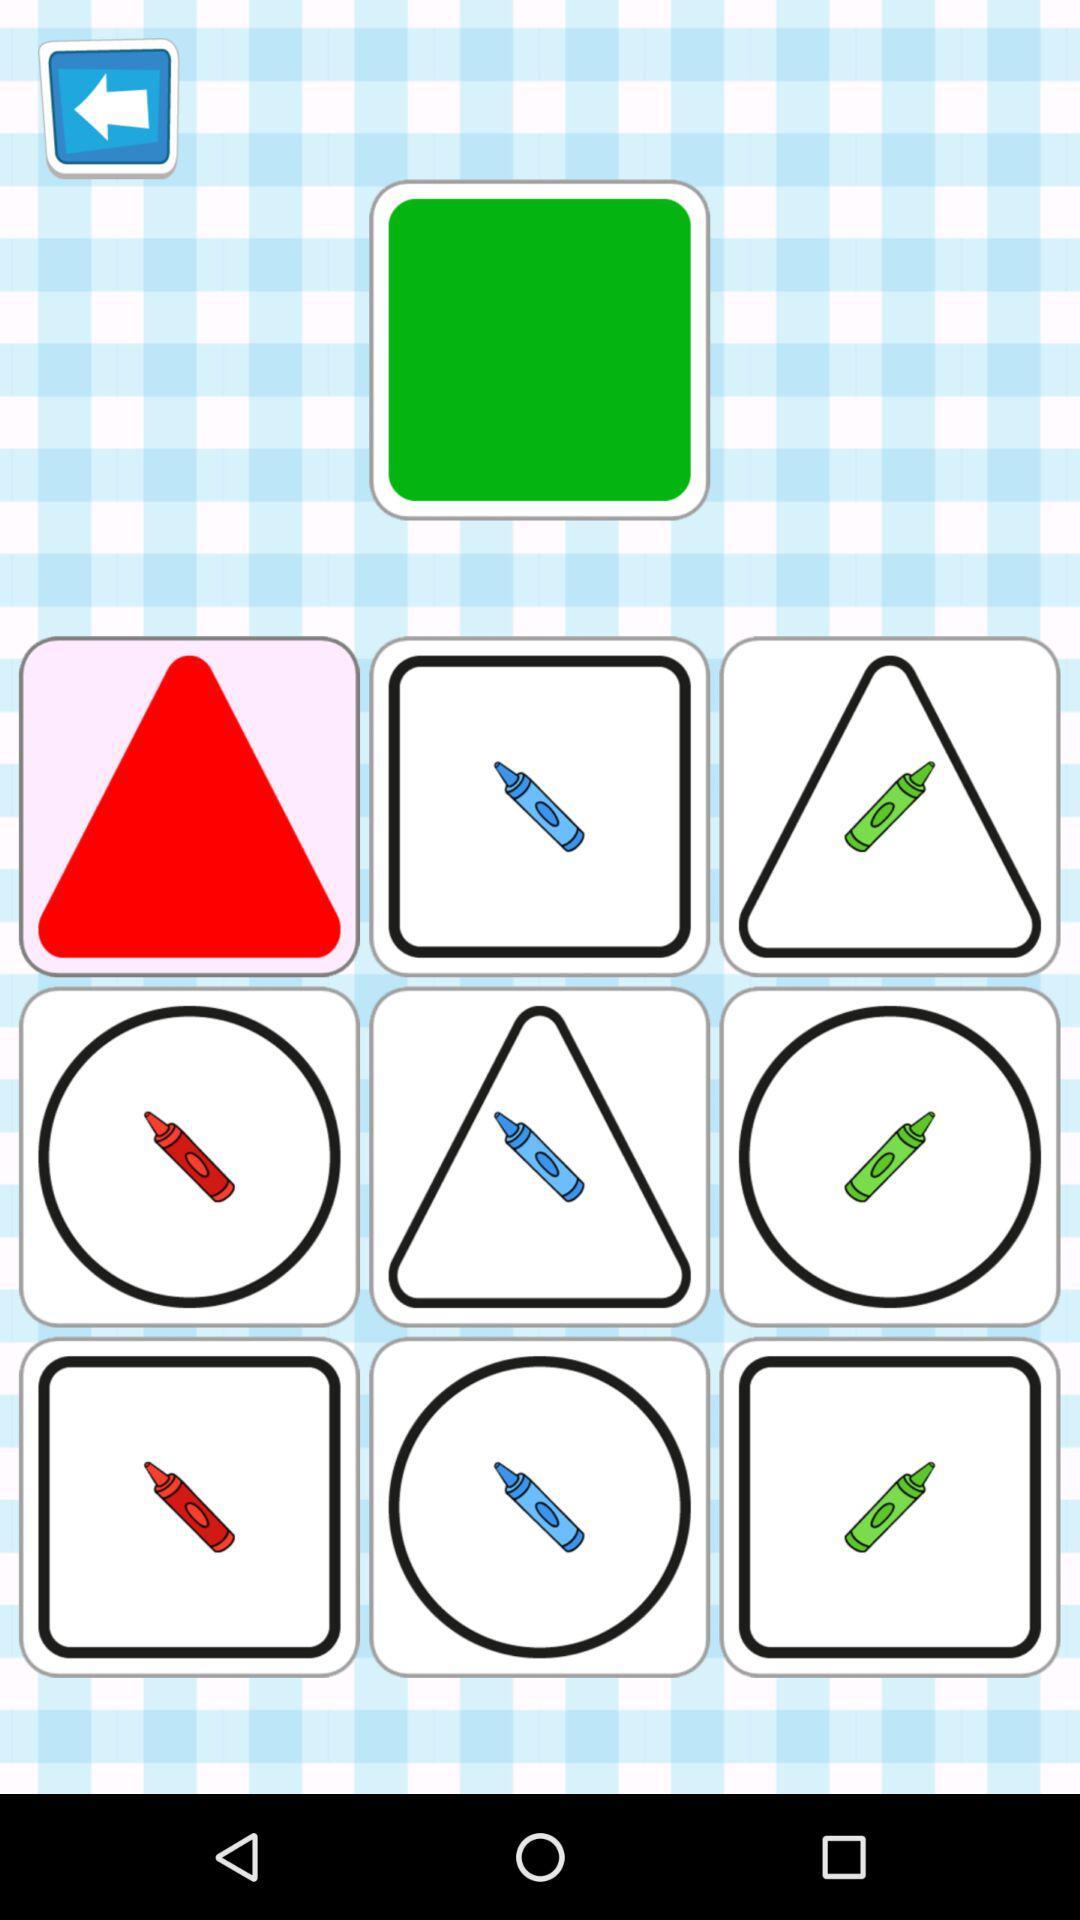  I want to click on the arrow_backward icon, so click(108, 115).